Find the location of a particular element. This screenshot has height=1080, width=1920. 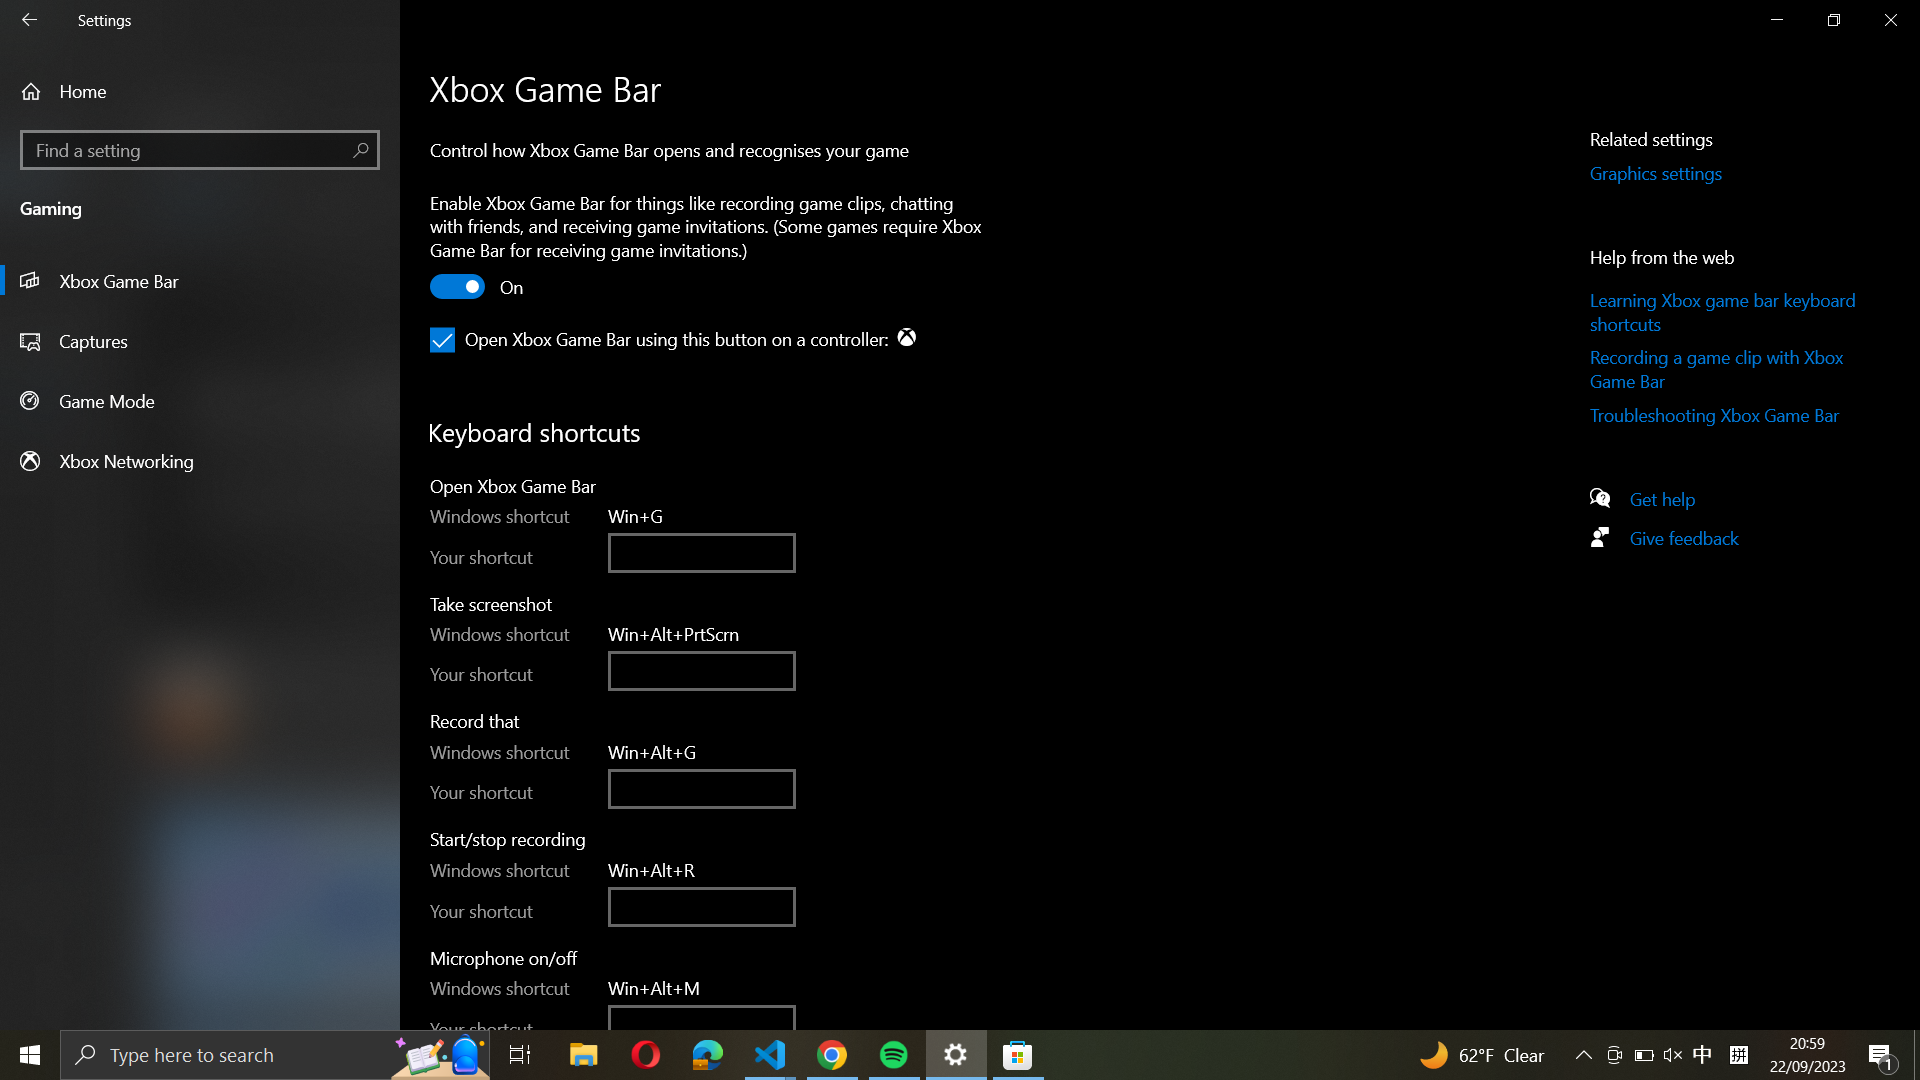

Type out the key combination "Win+R" in the specified "Record that" box is located at coordinates (702, 787).